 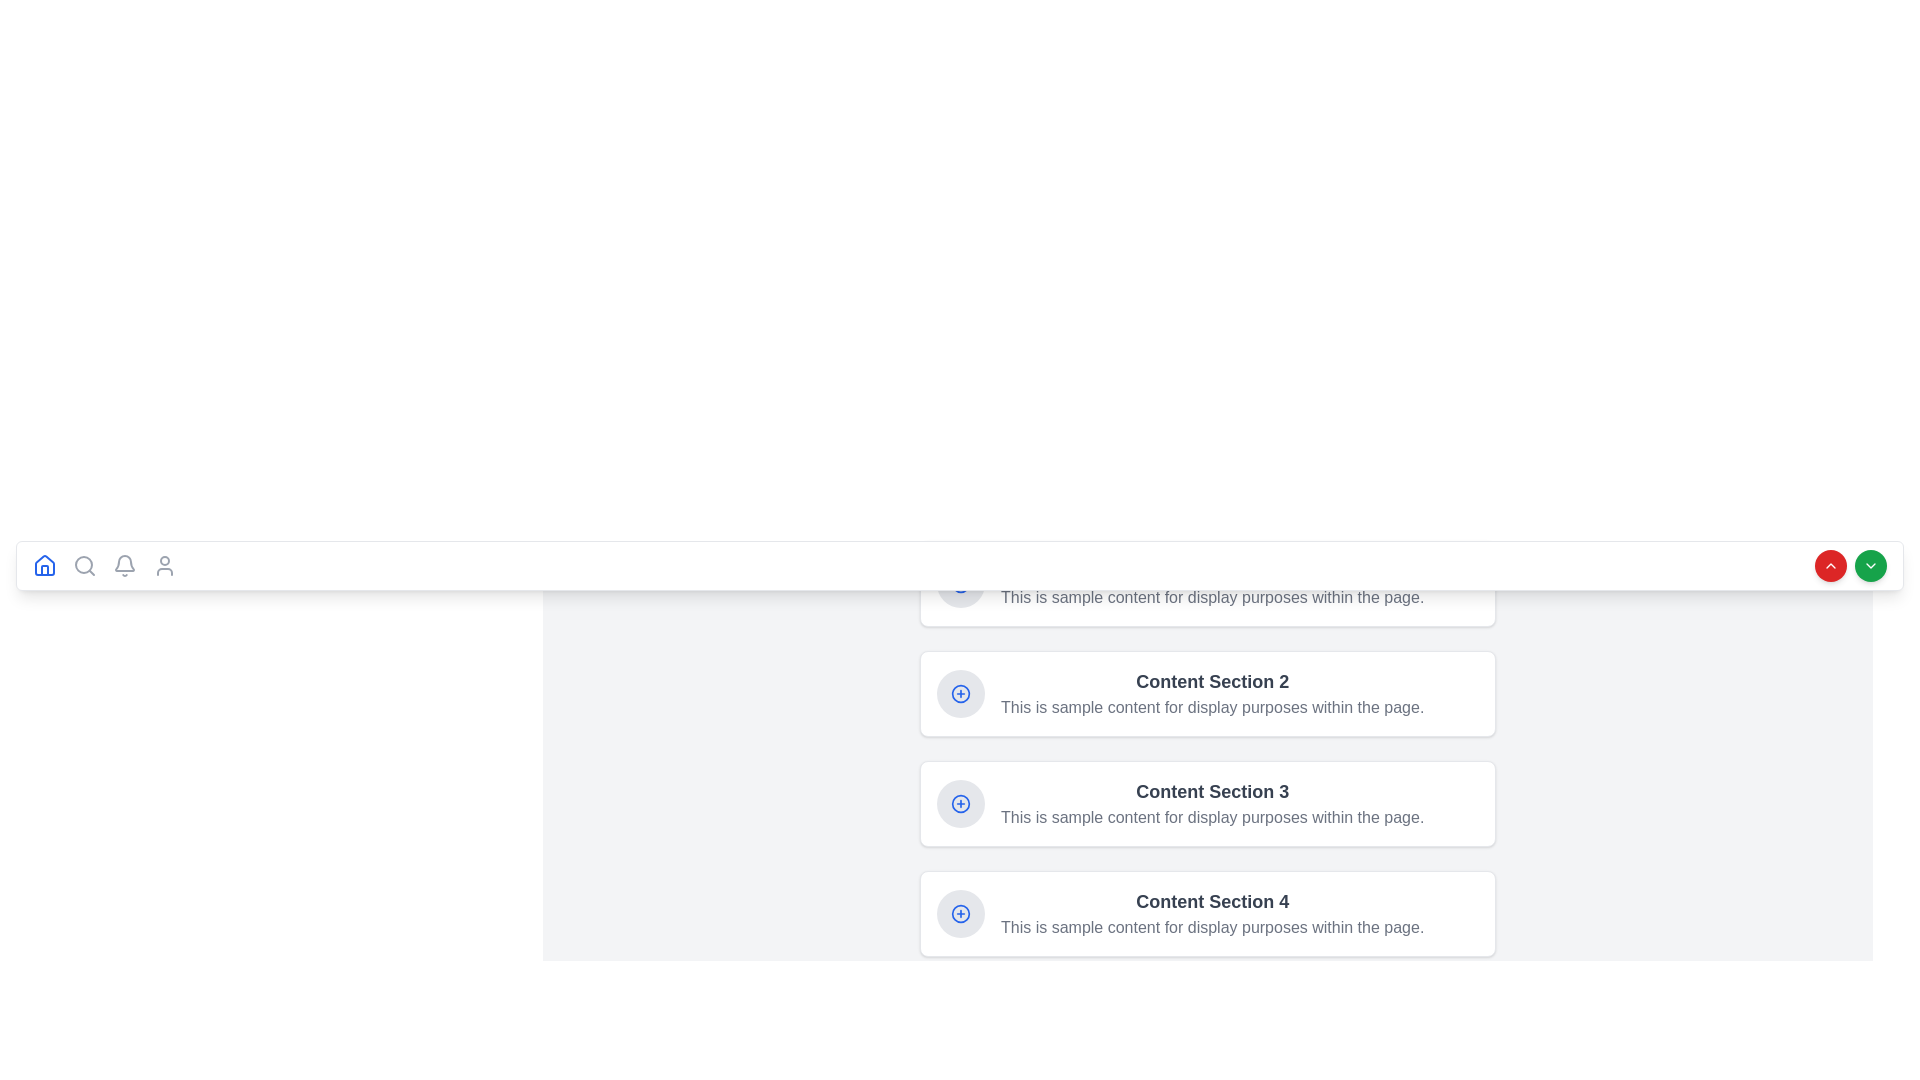 I want to click on the blue circular icon button with a plus sign, located to the left of 'Content Section 2', so click(x=960, y=693).